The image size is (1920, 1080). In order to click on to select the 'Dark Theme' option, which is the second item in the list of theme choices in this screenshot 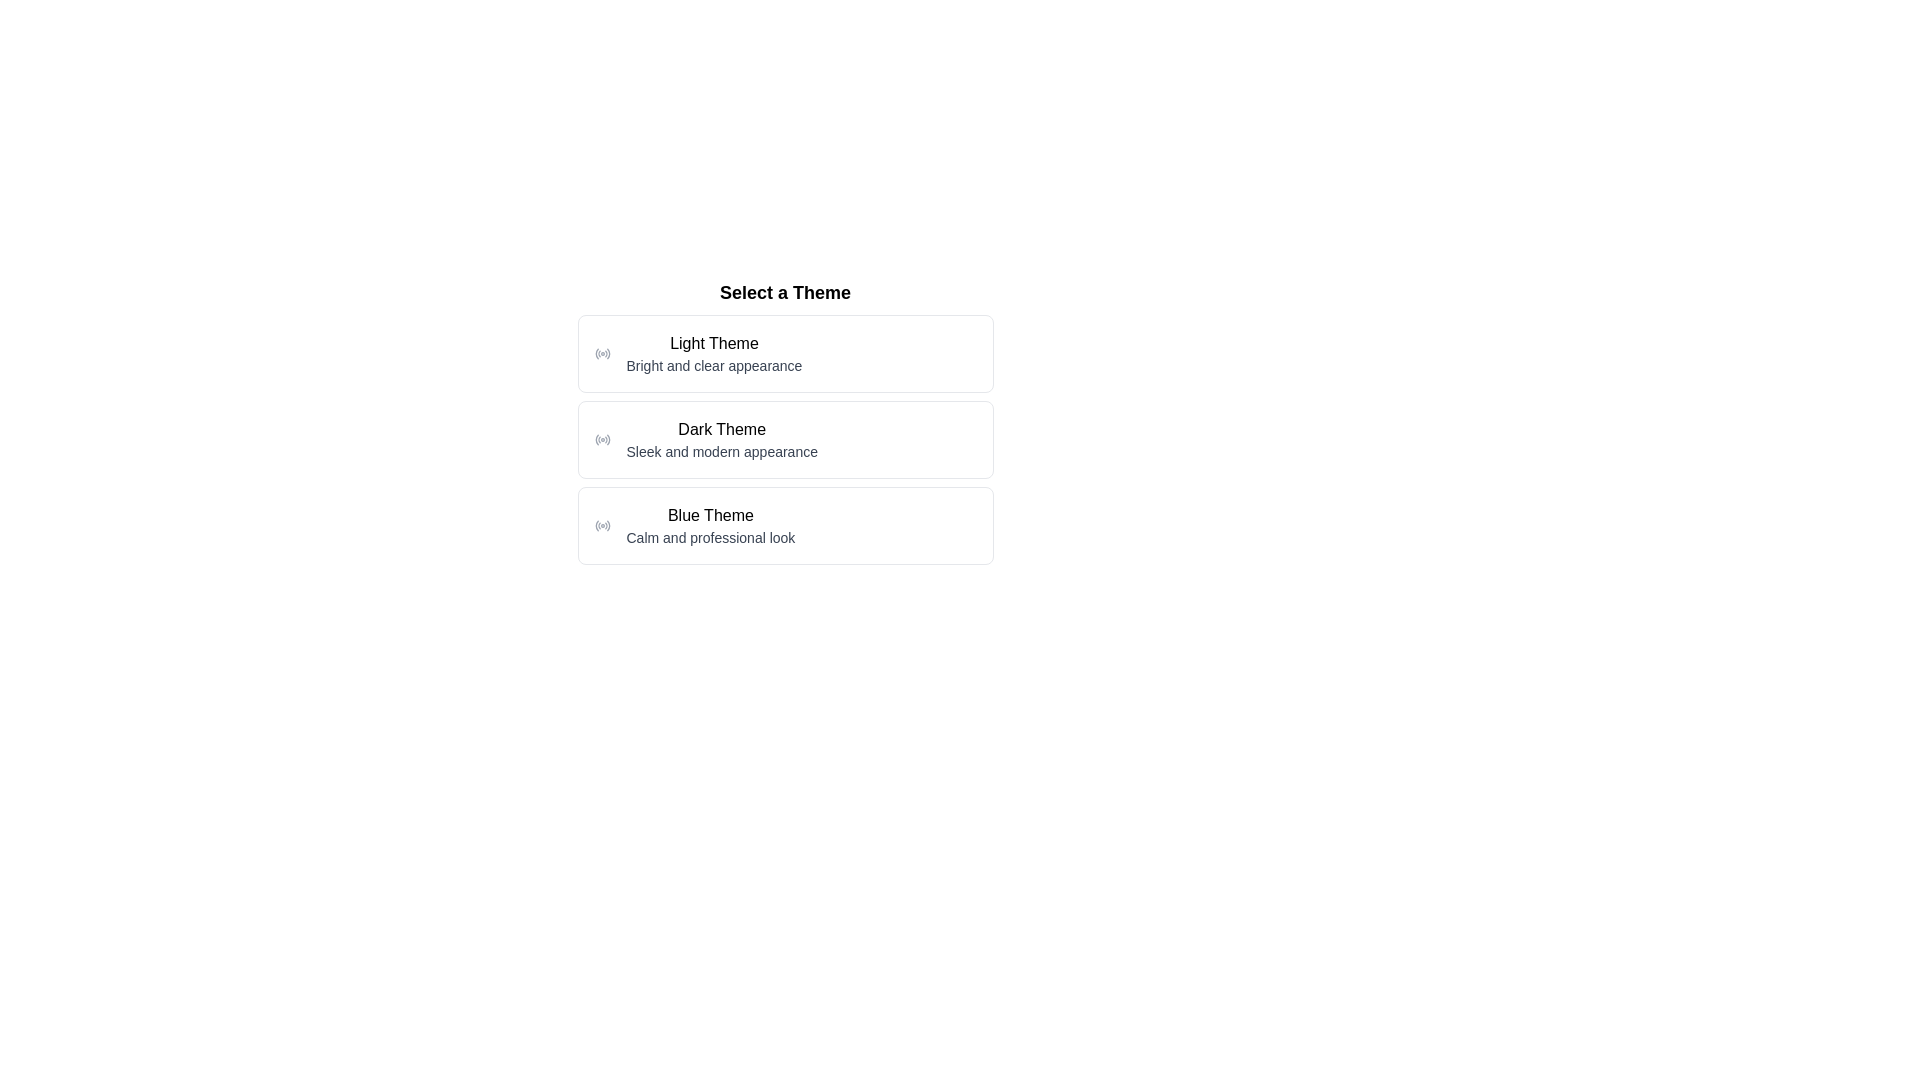, I will do `click(784, 438)`.